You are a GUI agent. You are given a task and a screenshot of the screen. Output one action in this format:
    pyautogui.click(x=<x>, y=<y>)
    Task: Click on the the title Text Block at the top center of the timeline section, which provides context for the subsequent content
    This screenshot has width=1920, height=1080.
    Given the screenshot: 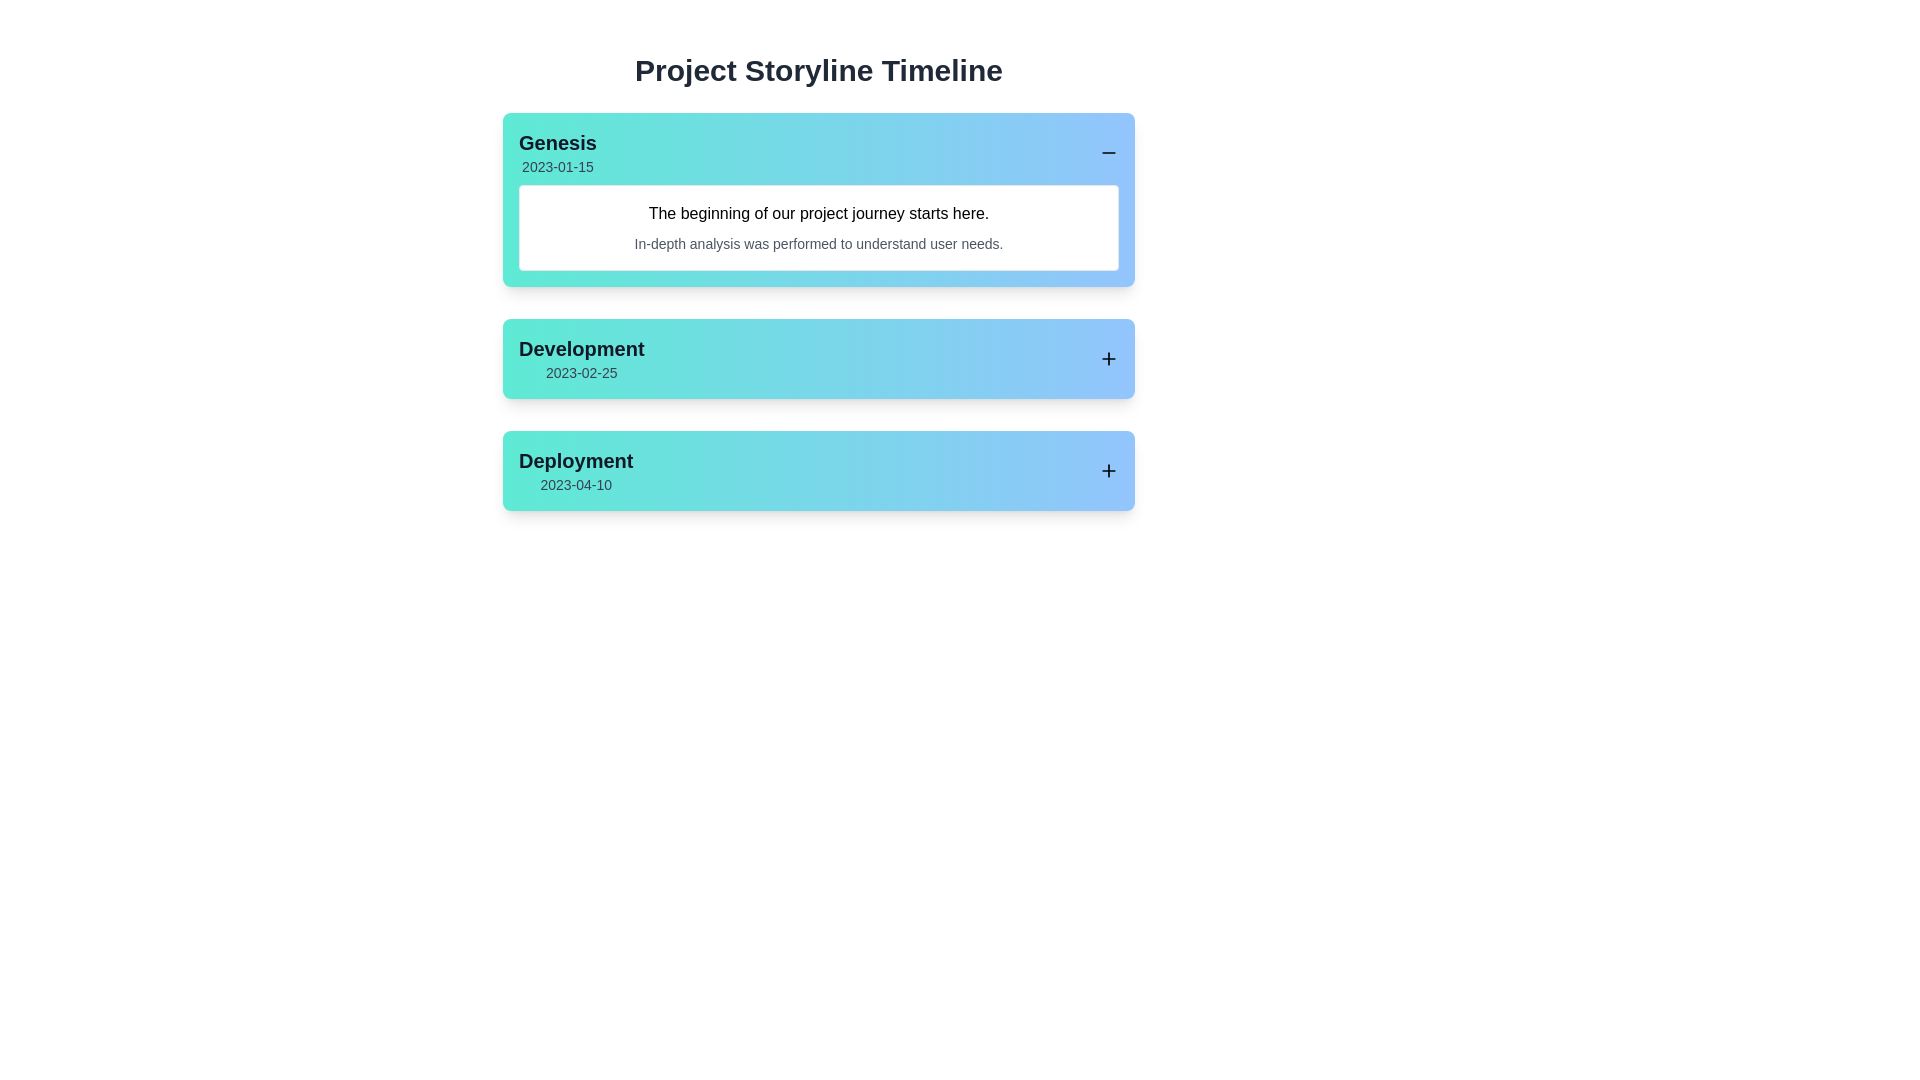 What is the action you would take?
    pyautogui.click(x=819, y=69)
    